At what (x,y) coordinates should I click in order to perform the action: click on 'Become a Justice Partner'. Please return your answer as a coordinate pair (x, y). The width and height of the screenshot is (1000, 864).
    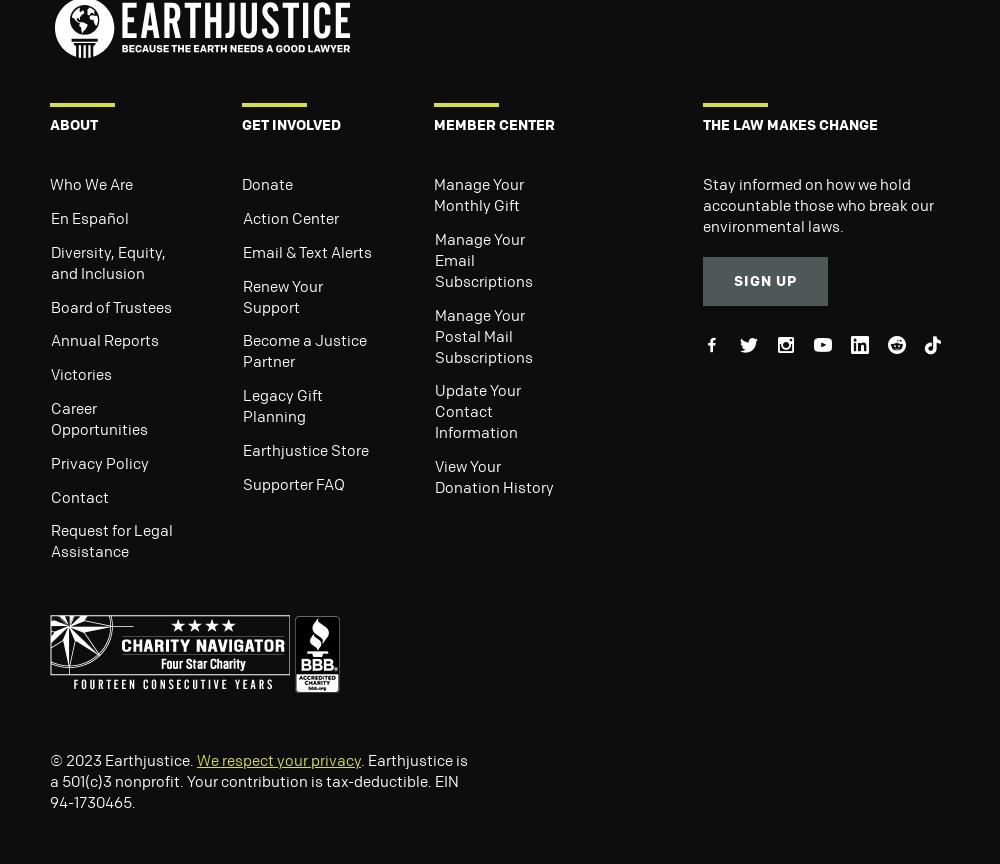
    Looking at the image, I should click on (305, 349).